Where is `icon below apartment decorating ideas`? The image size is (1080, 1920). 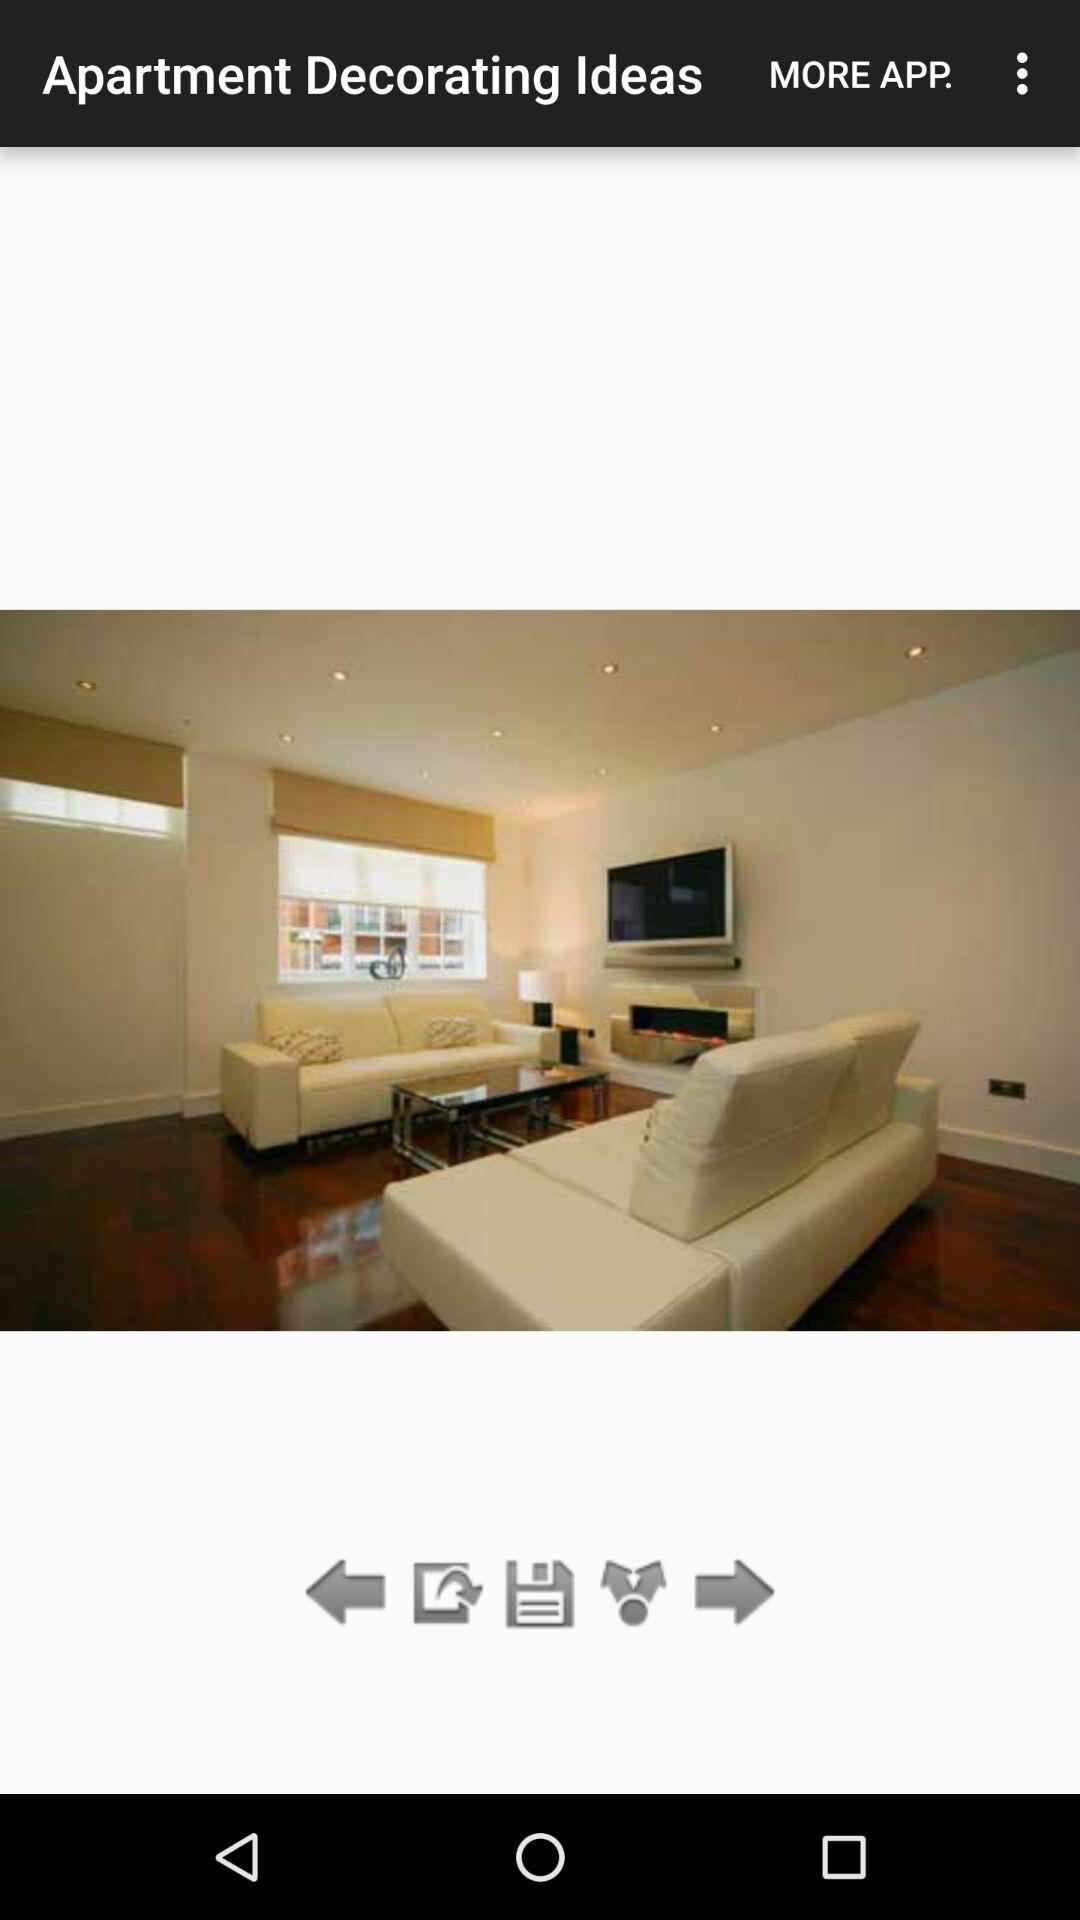
icon below apartment decorating ideas is located at coordinates (634, 1593).